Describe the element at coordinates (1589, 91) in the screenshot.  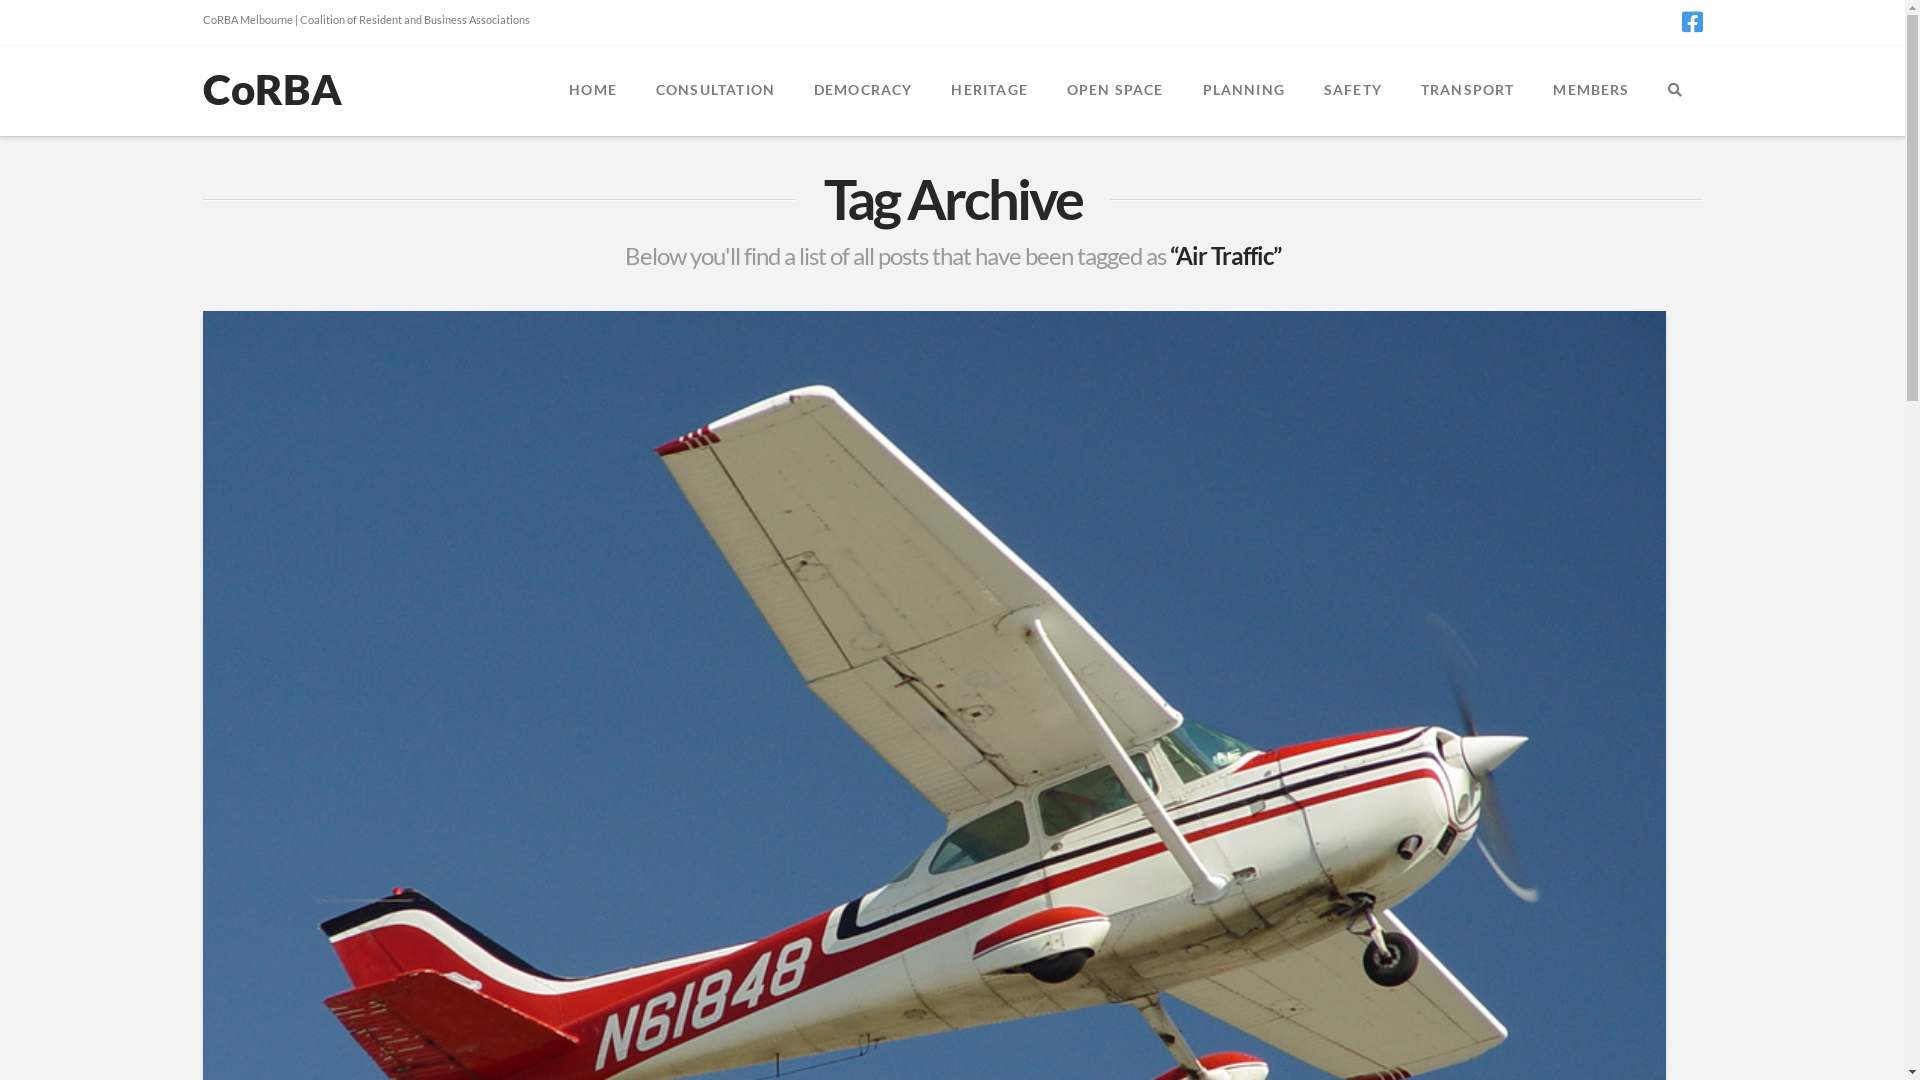
I see `'MEMBERS'` at that location.